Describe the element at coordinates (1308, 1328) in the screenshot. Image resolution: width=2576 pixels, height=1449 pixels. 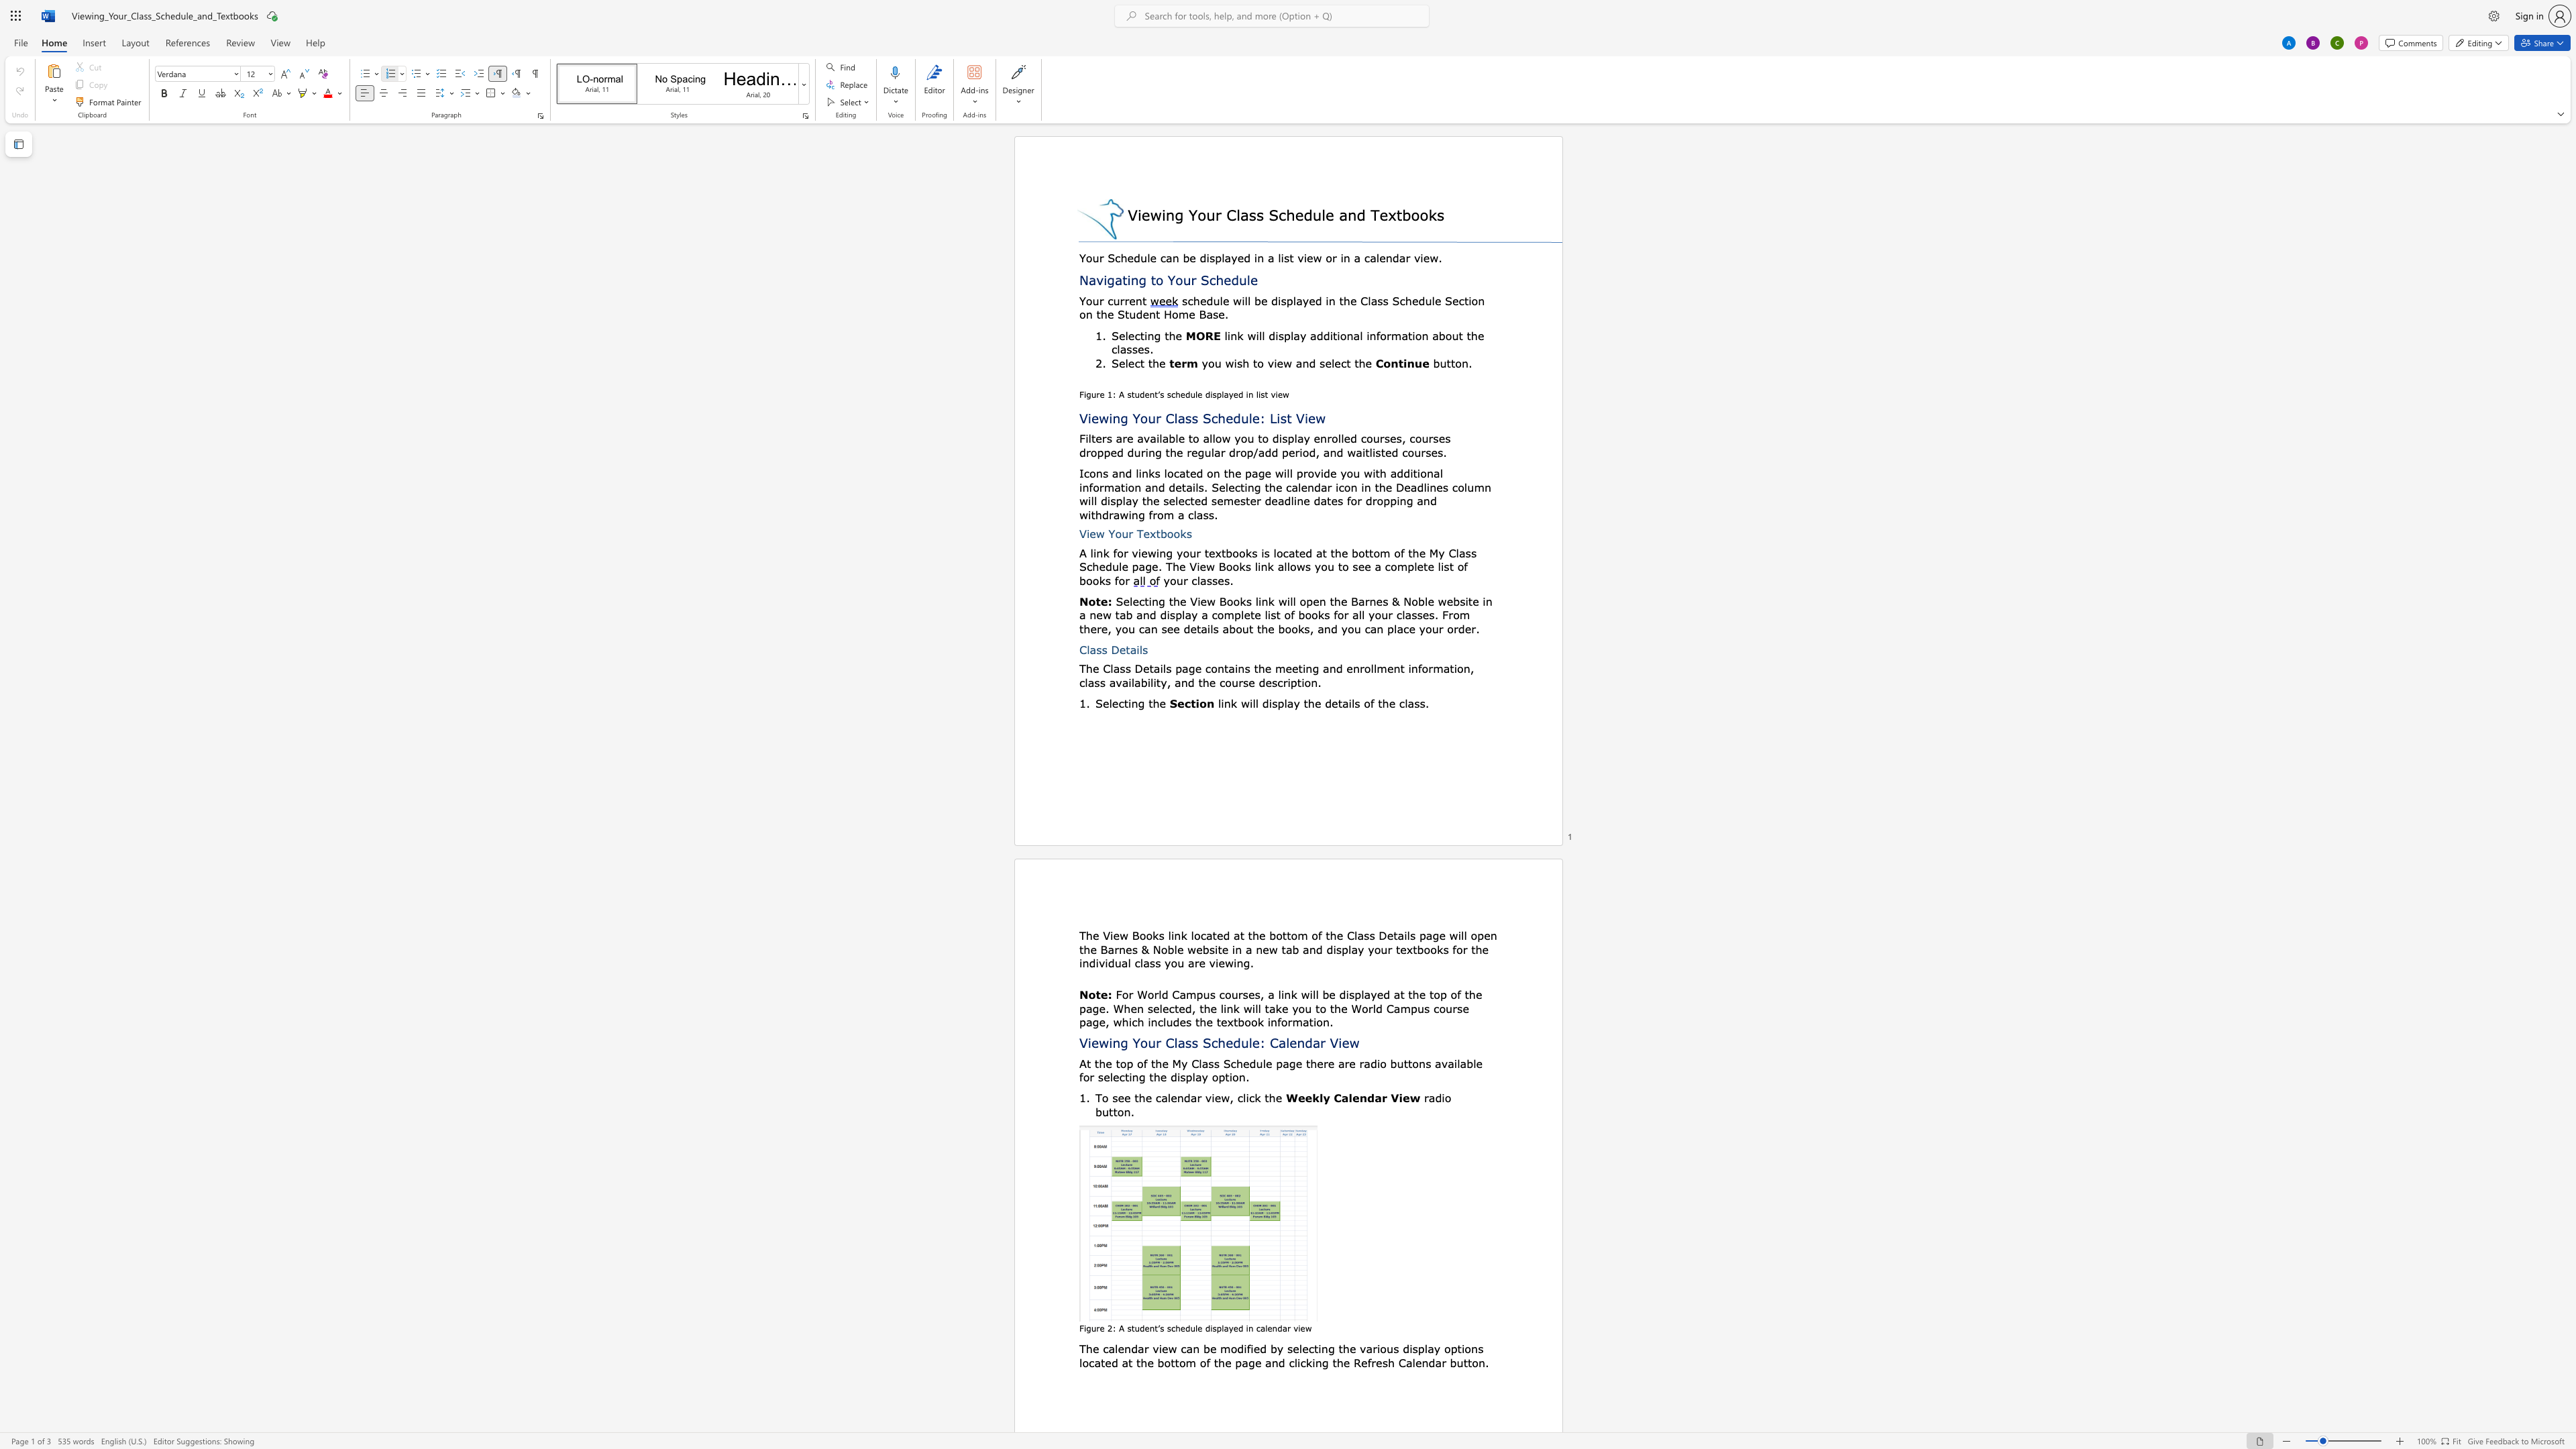
I see `the 1th character "w" in the text` at that location.